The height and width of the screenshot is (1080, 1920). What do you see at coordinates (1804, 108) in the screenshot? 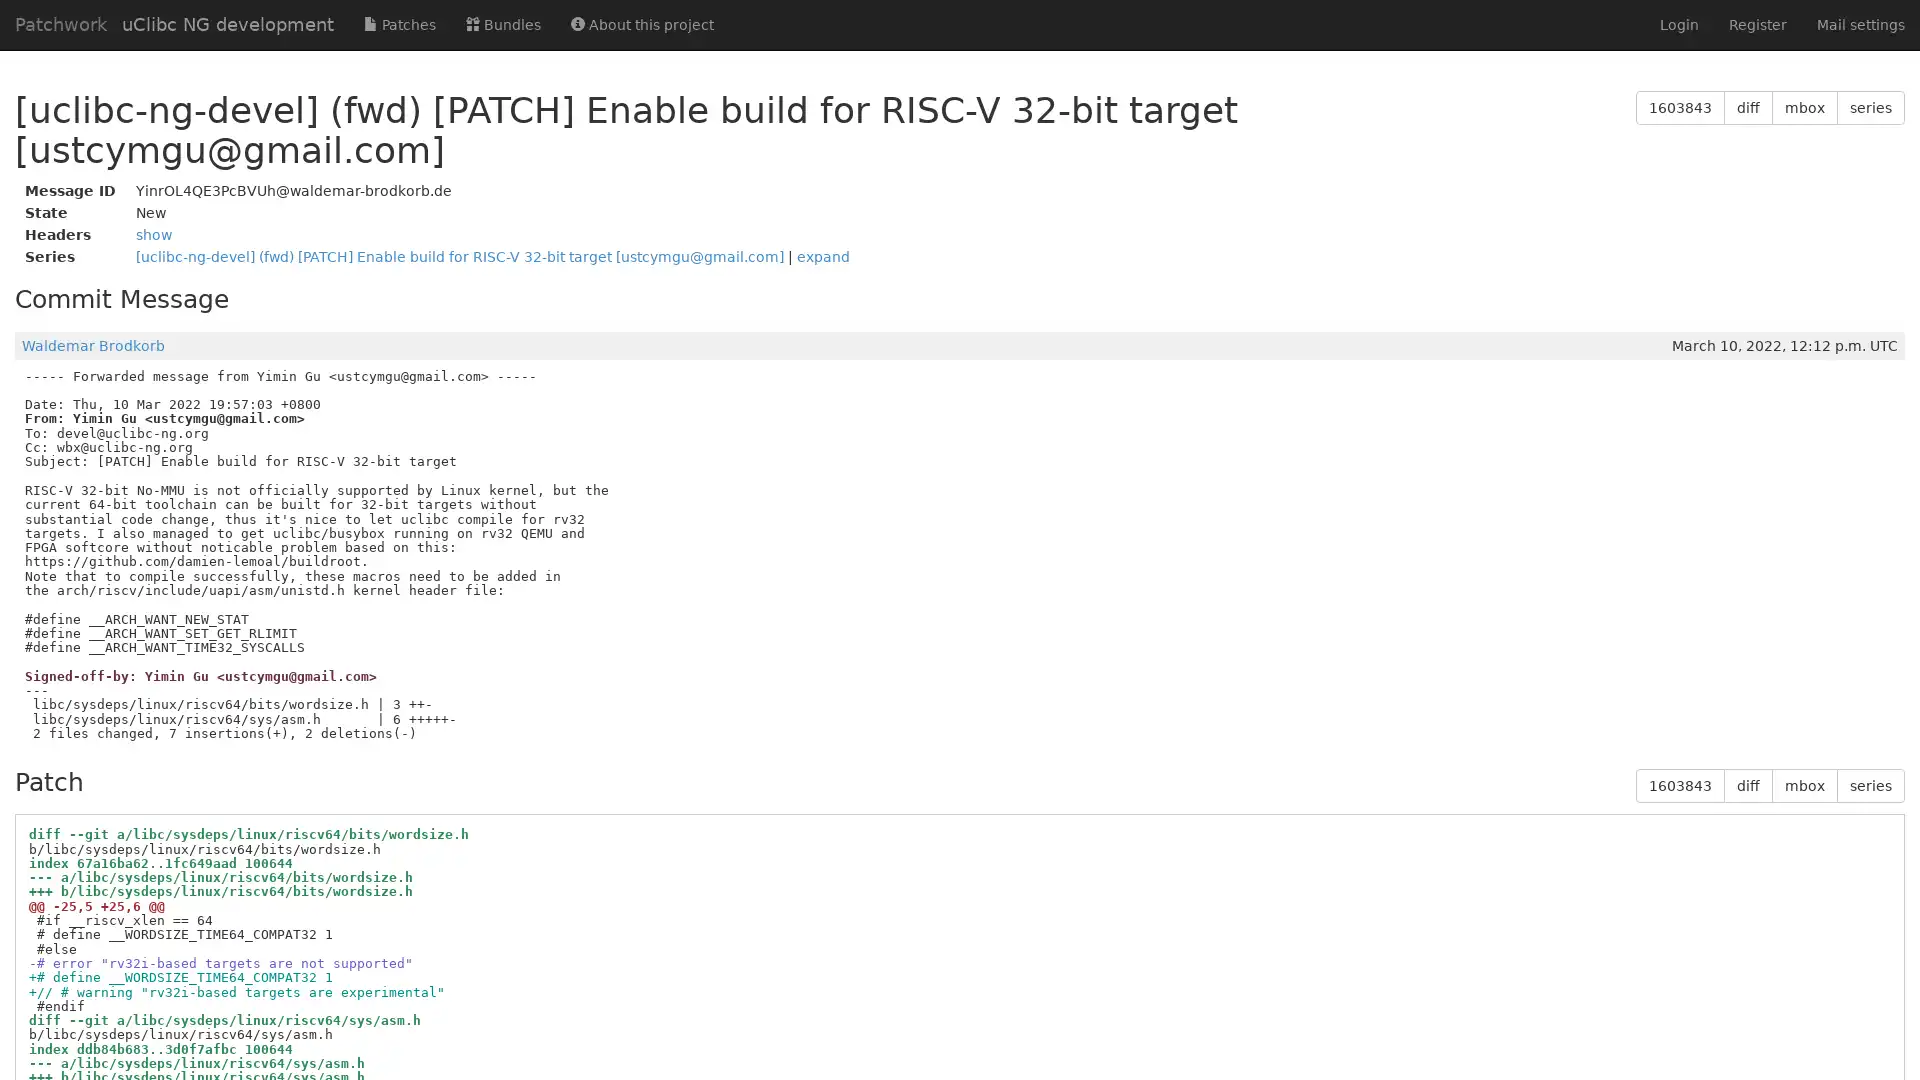
I see `mbox` at bounding box center [1804, 108].